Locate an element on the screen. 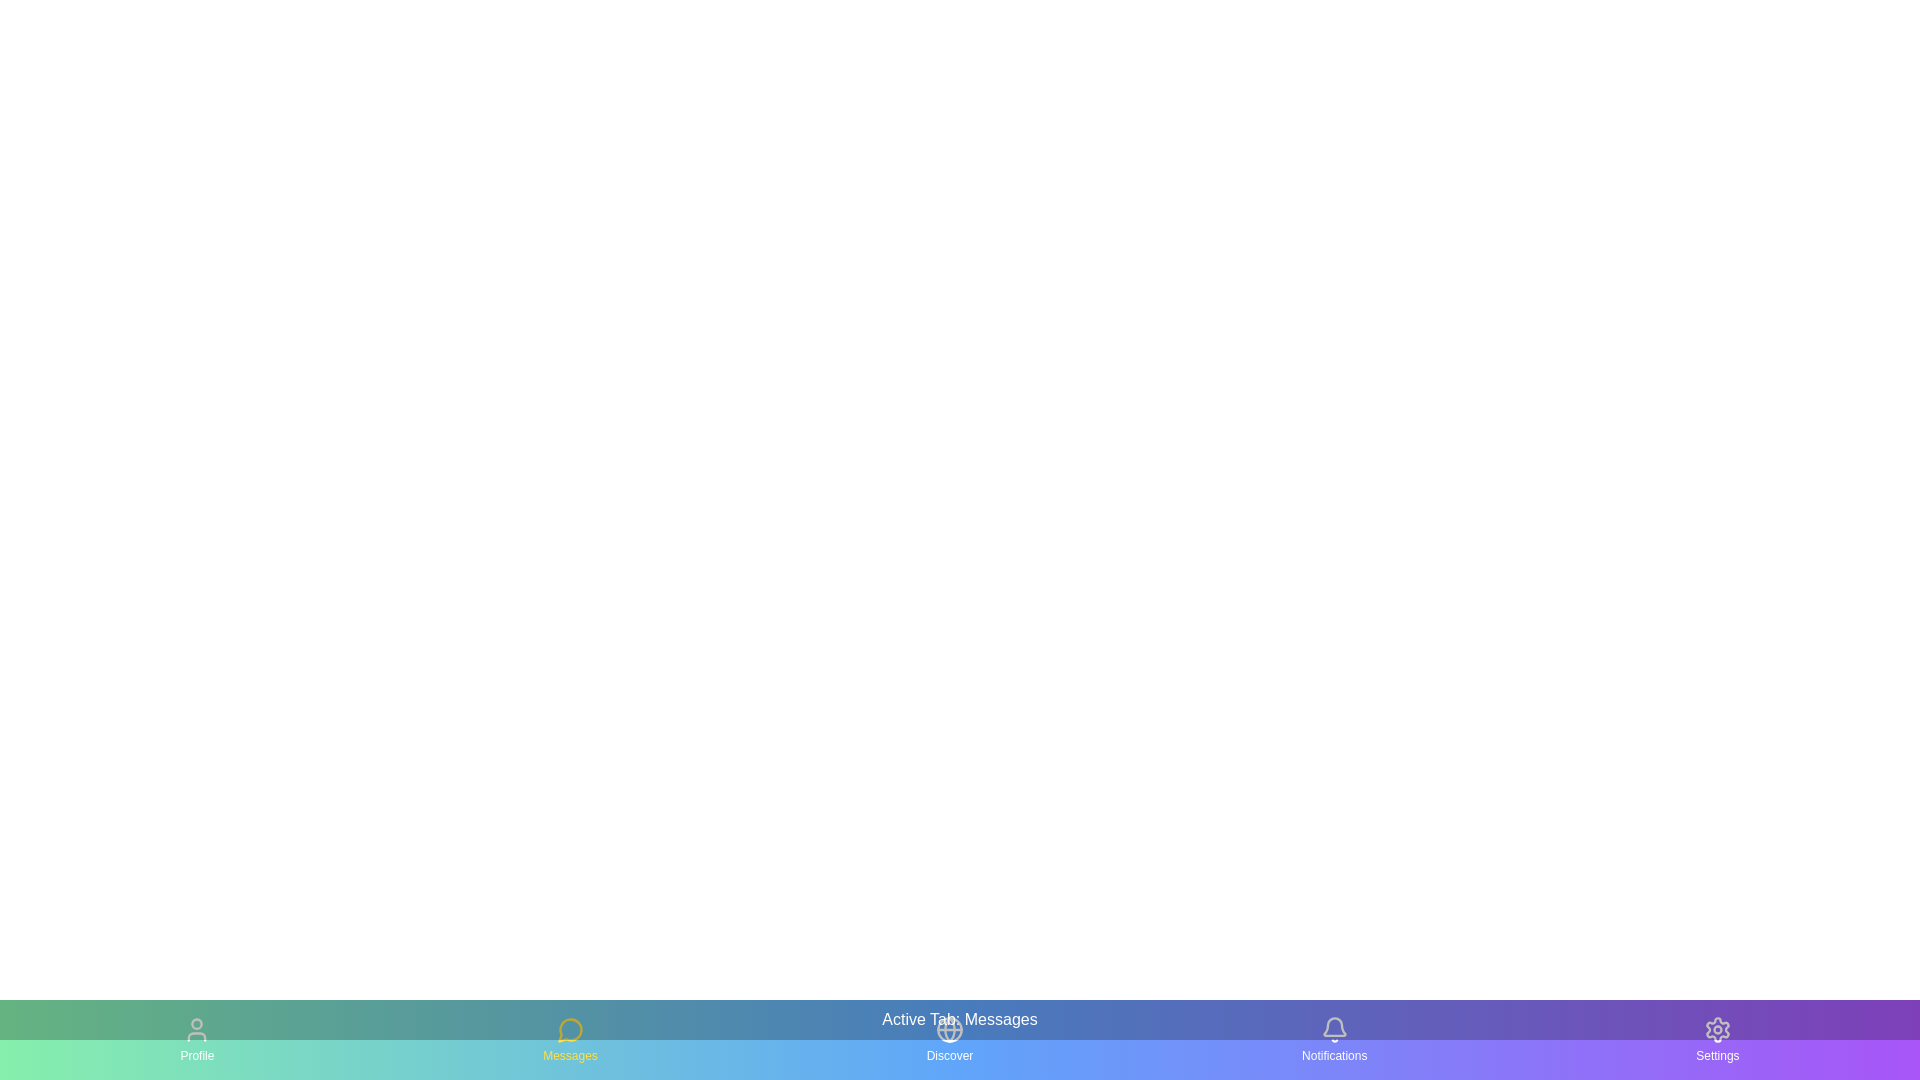 The image size is (1920, 1080). the tab labeled Discover is located at coordinates (949, 1039).